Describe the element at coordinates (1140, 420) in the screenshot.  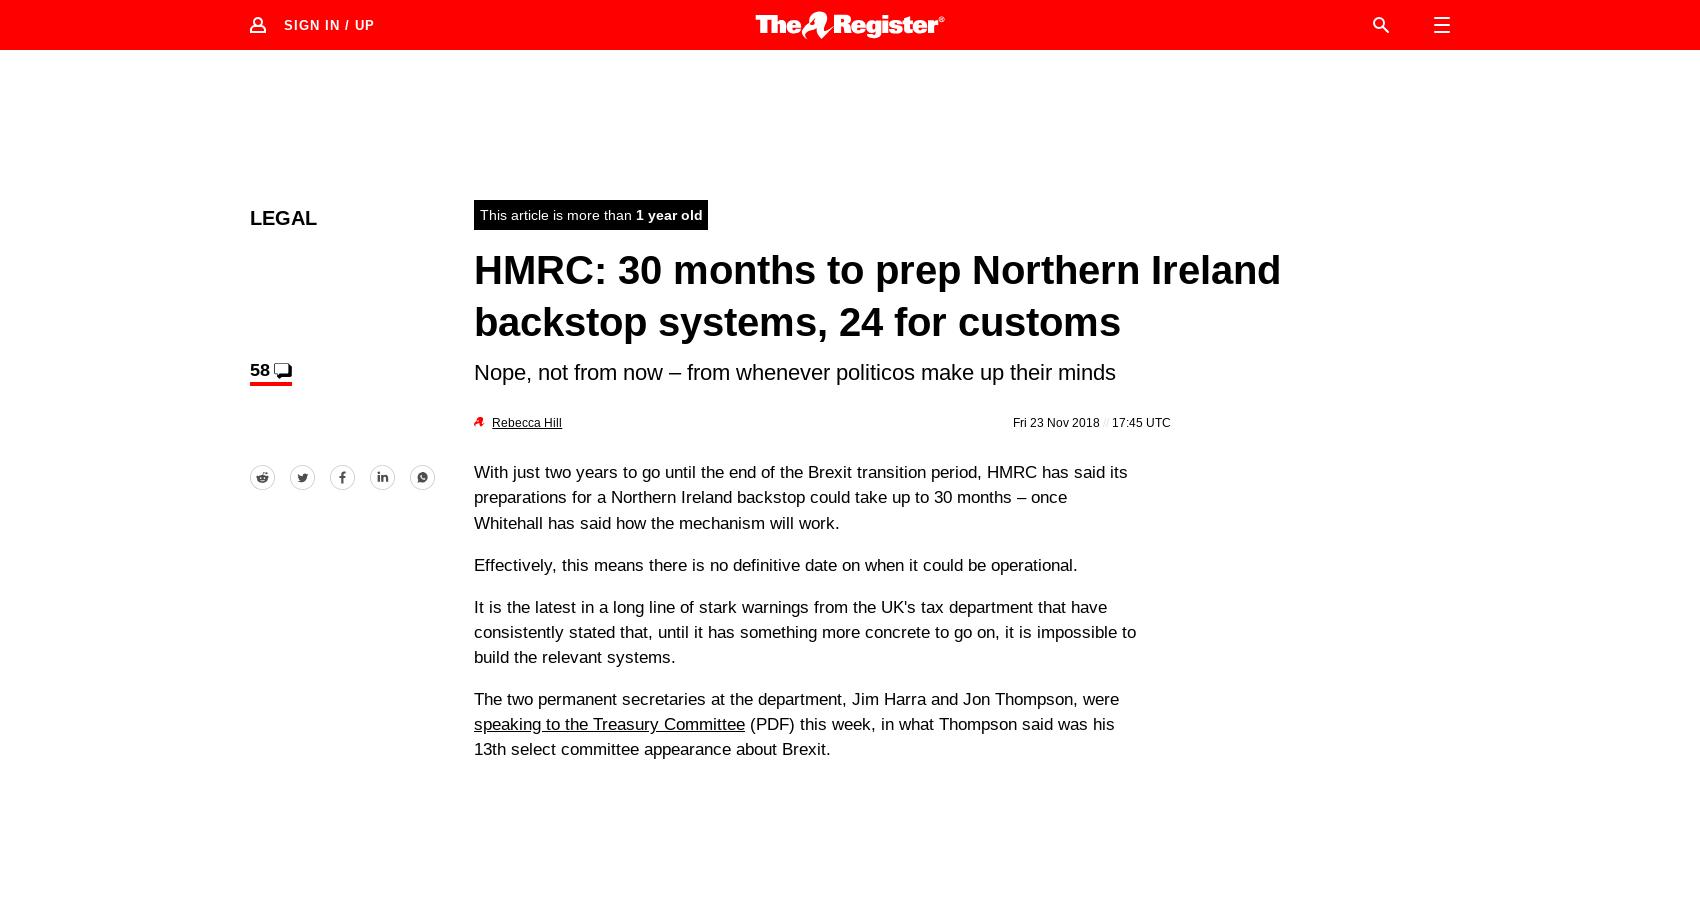
I see `'17:45 UTC'` at that location.